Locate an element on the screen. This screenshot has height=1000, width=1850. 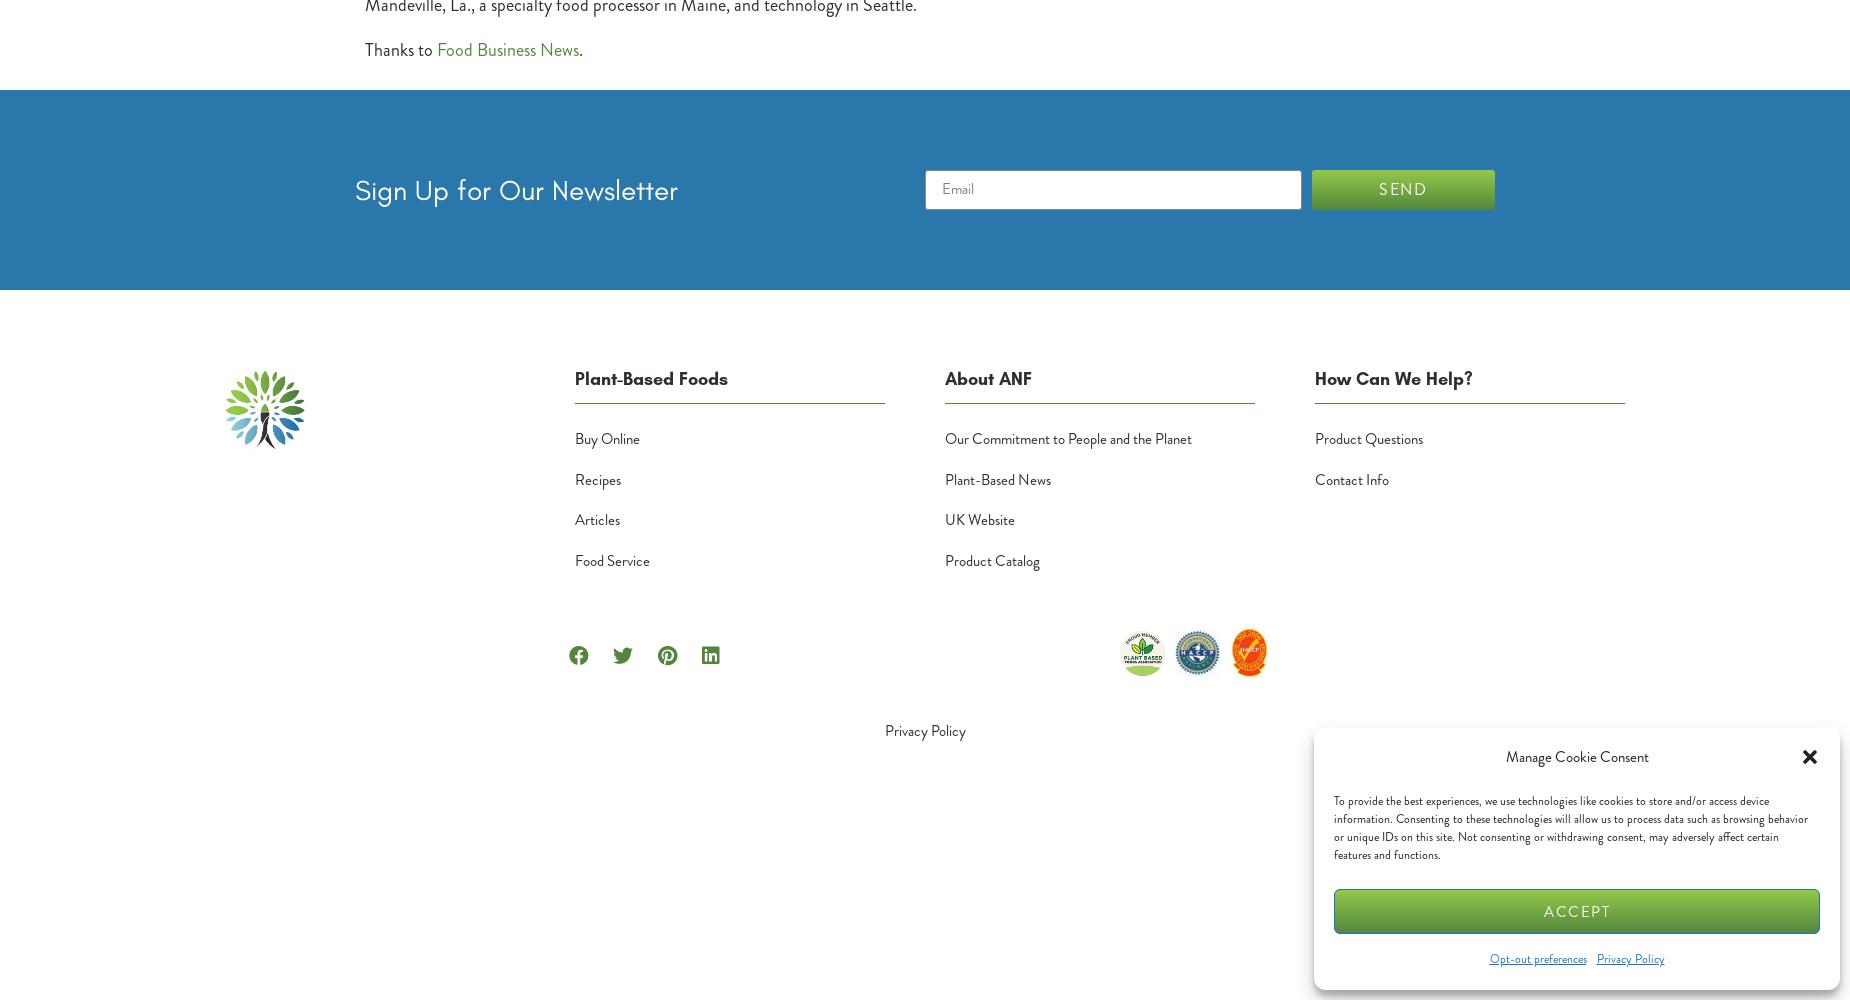
'Send' is located at coordinates (1403, 188).